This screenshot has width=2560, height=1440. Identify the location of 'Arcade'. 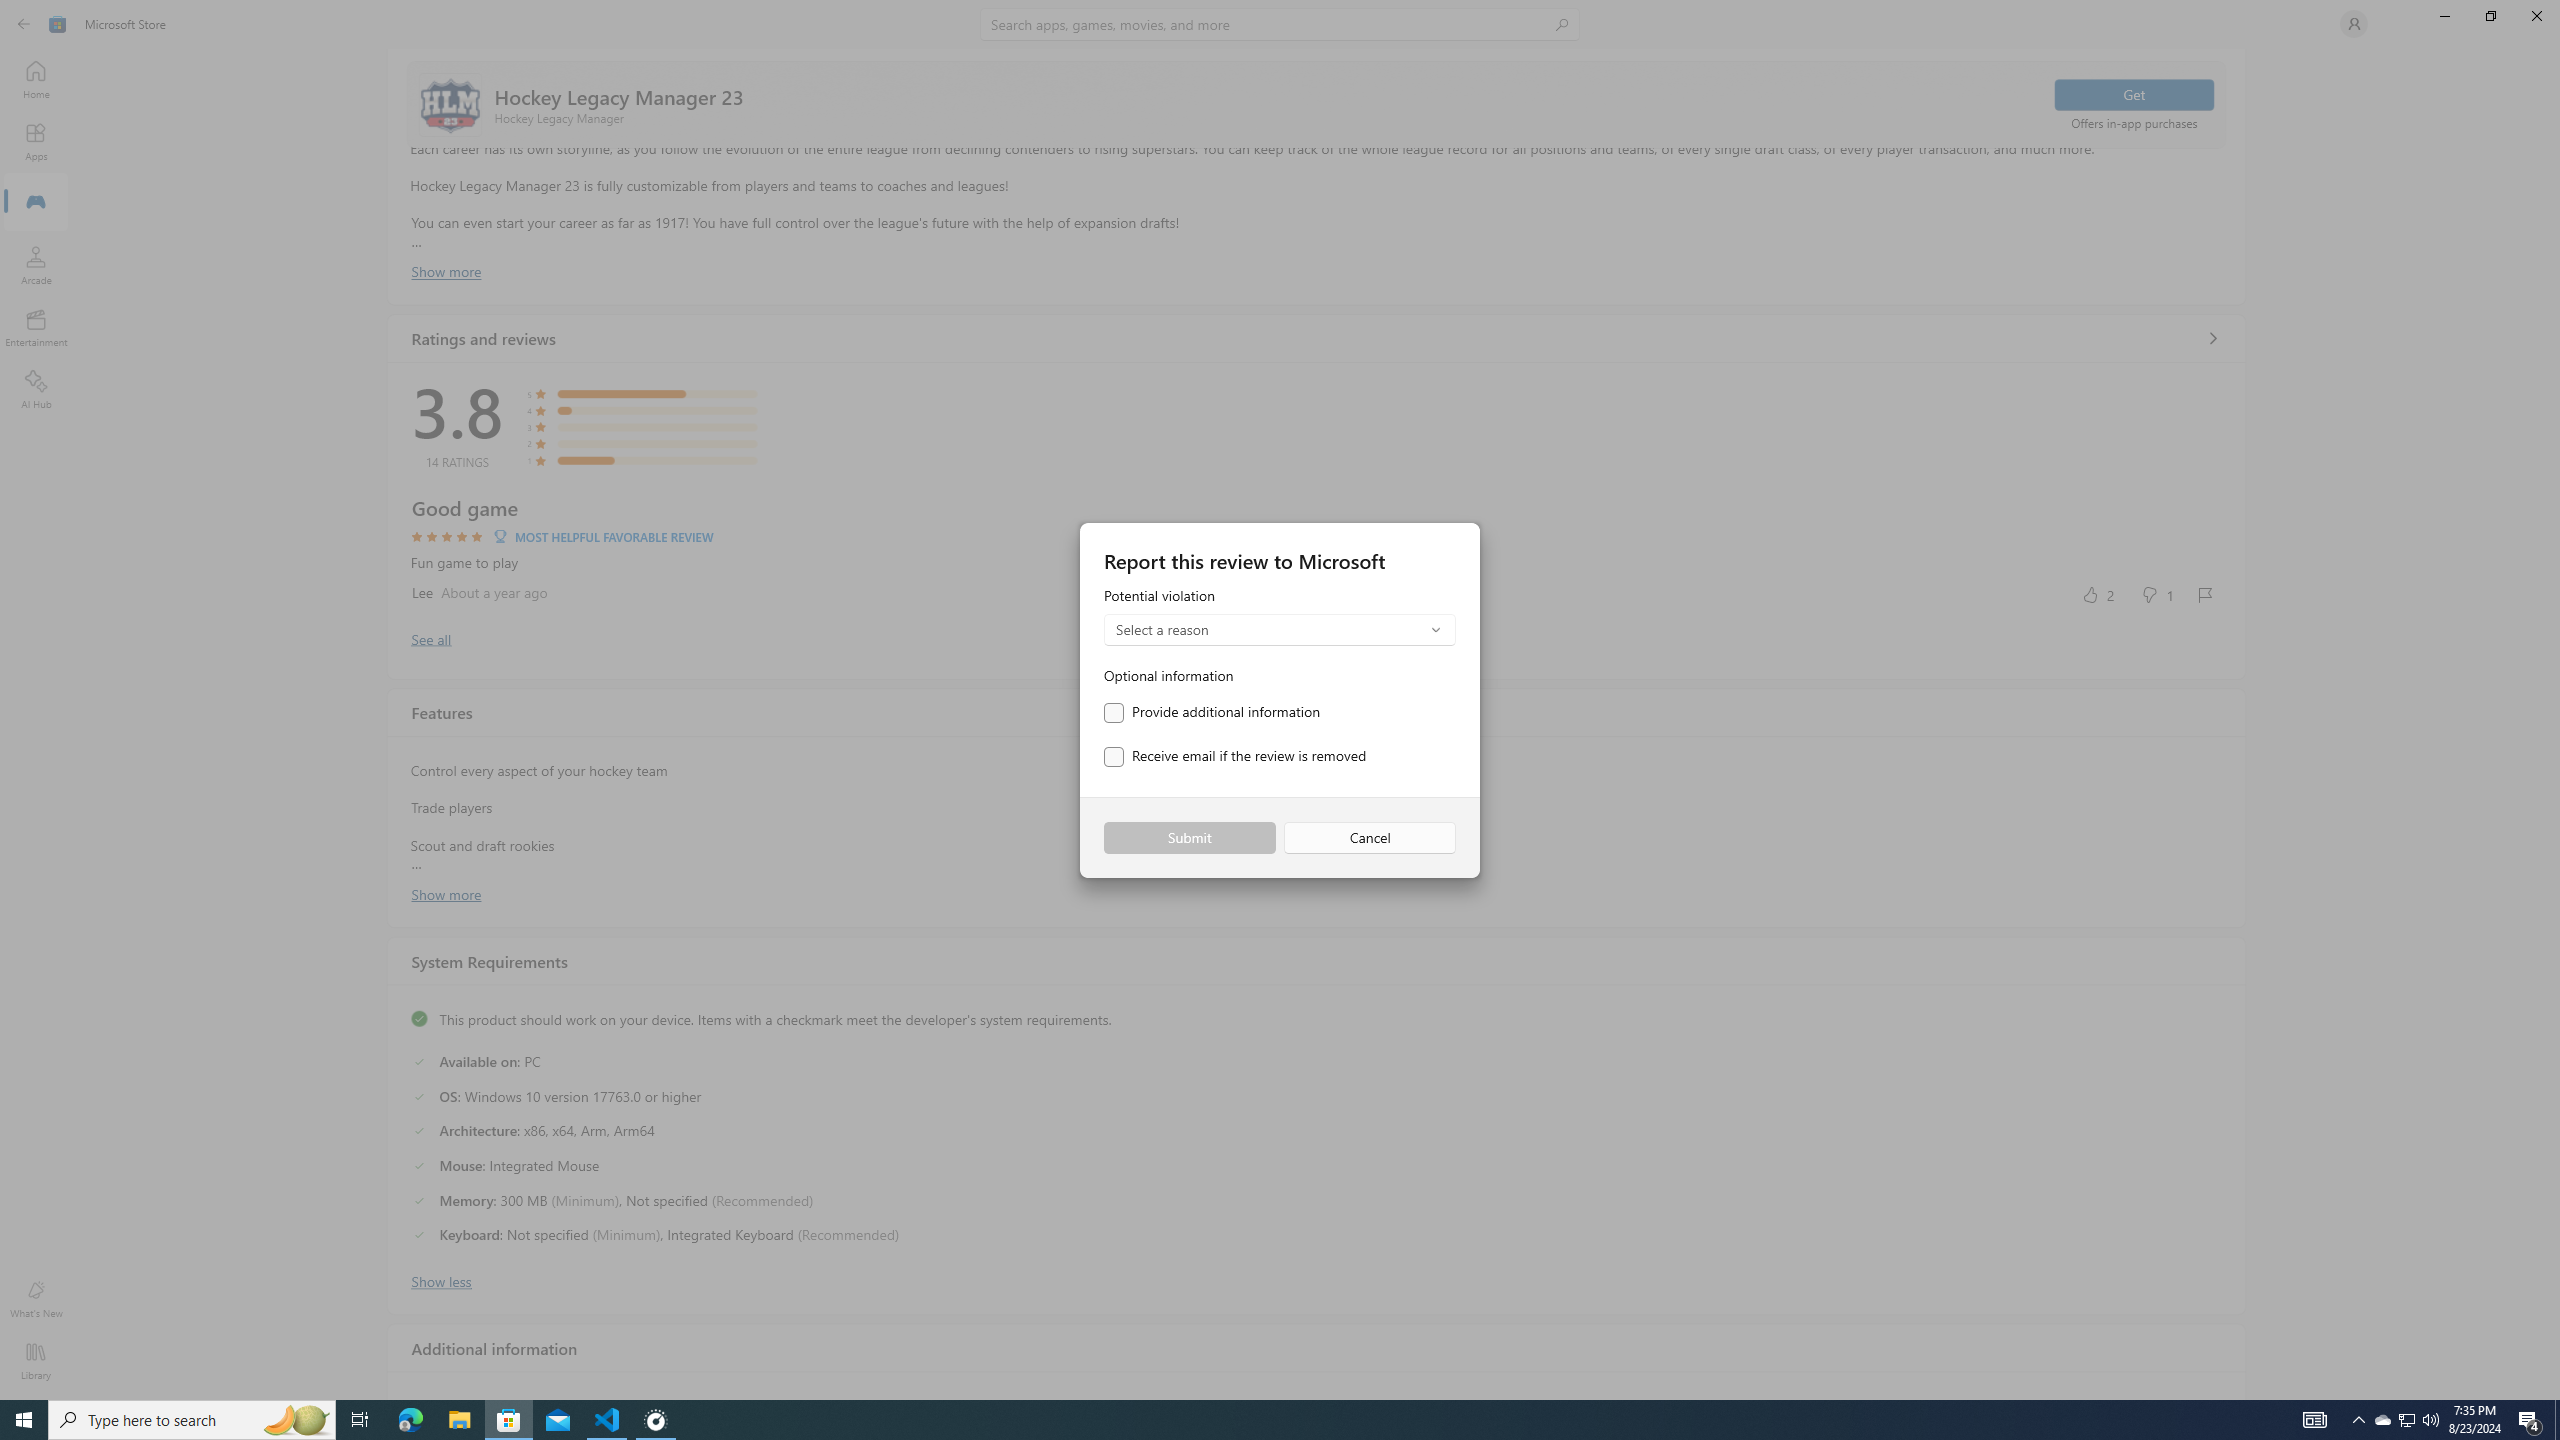
(34, 264).